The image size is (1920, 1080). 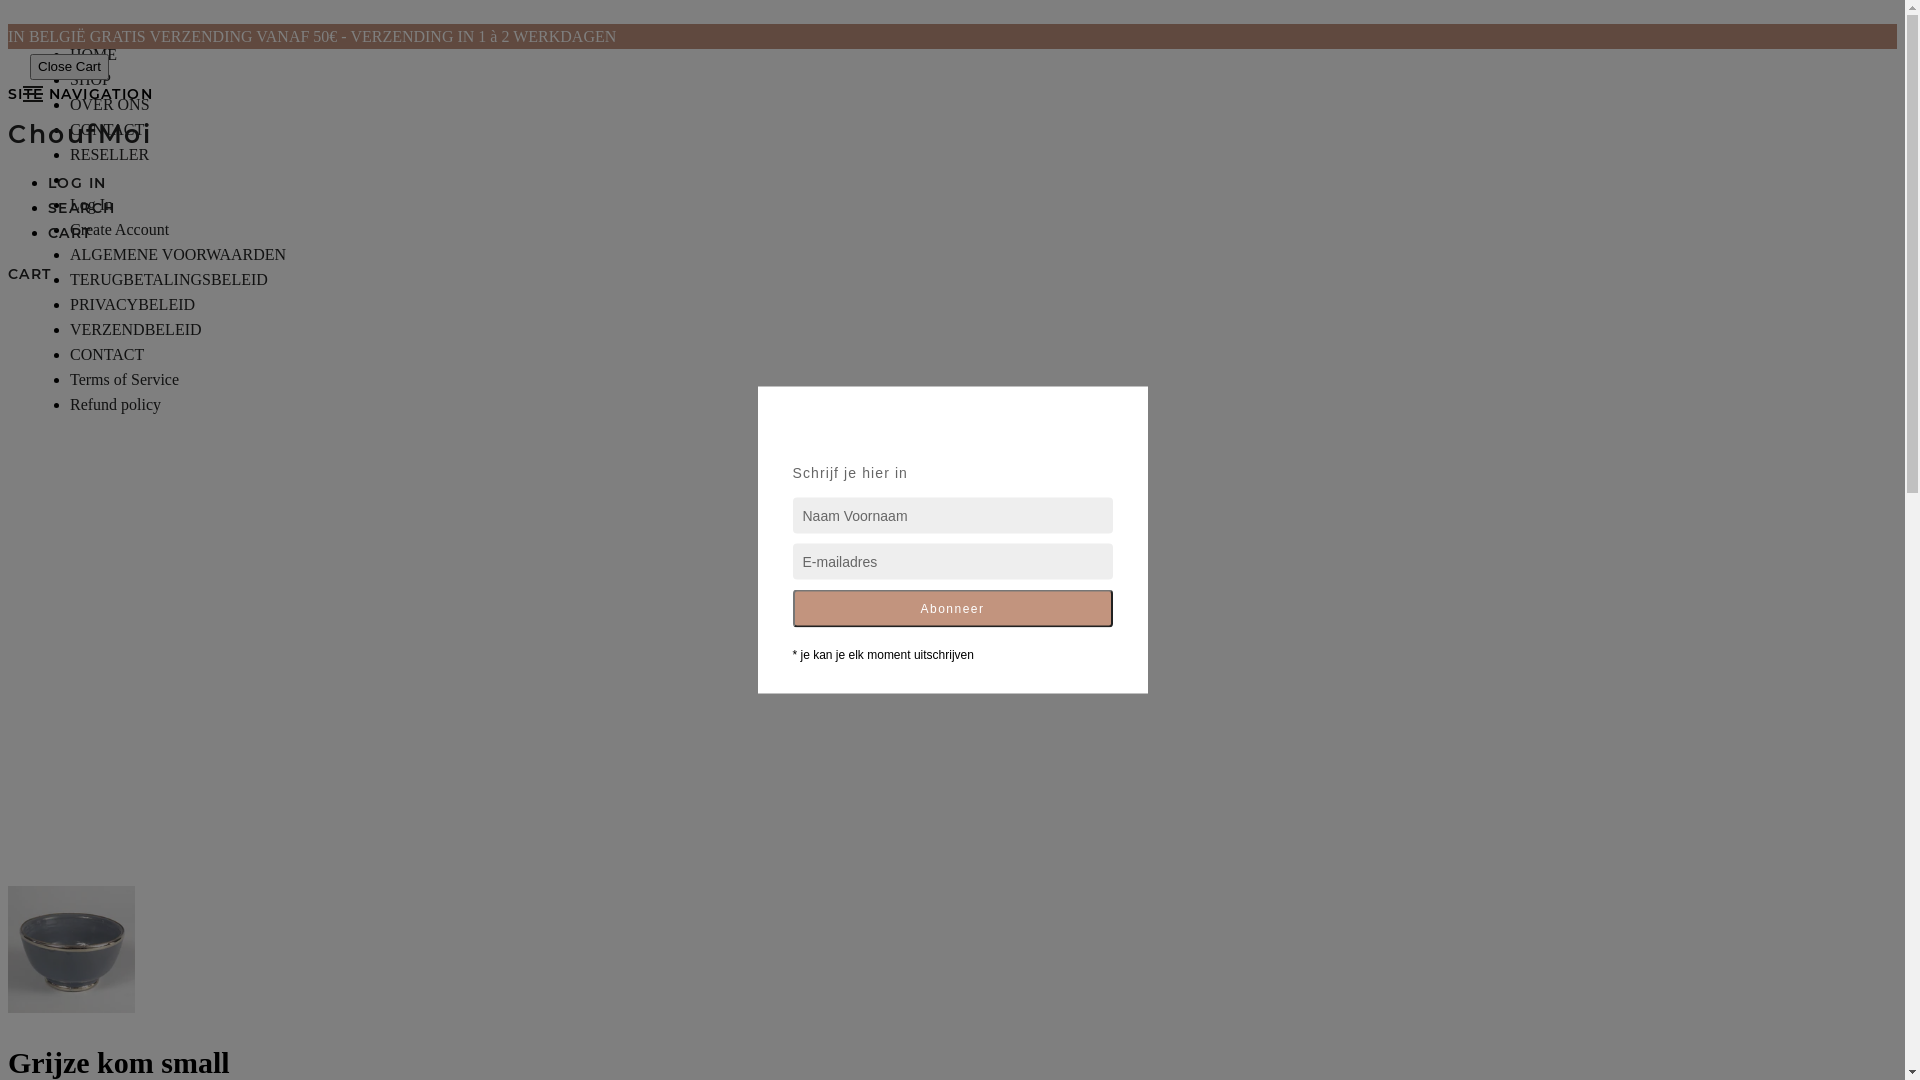 What do you see at coordinates (8, 134) in the screenshot?
I see `'ChoufMoi'` at bounding box center [8, 134].